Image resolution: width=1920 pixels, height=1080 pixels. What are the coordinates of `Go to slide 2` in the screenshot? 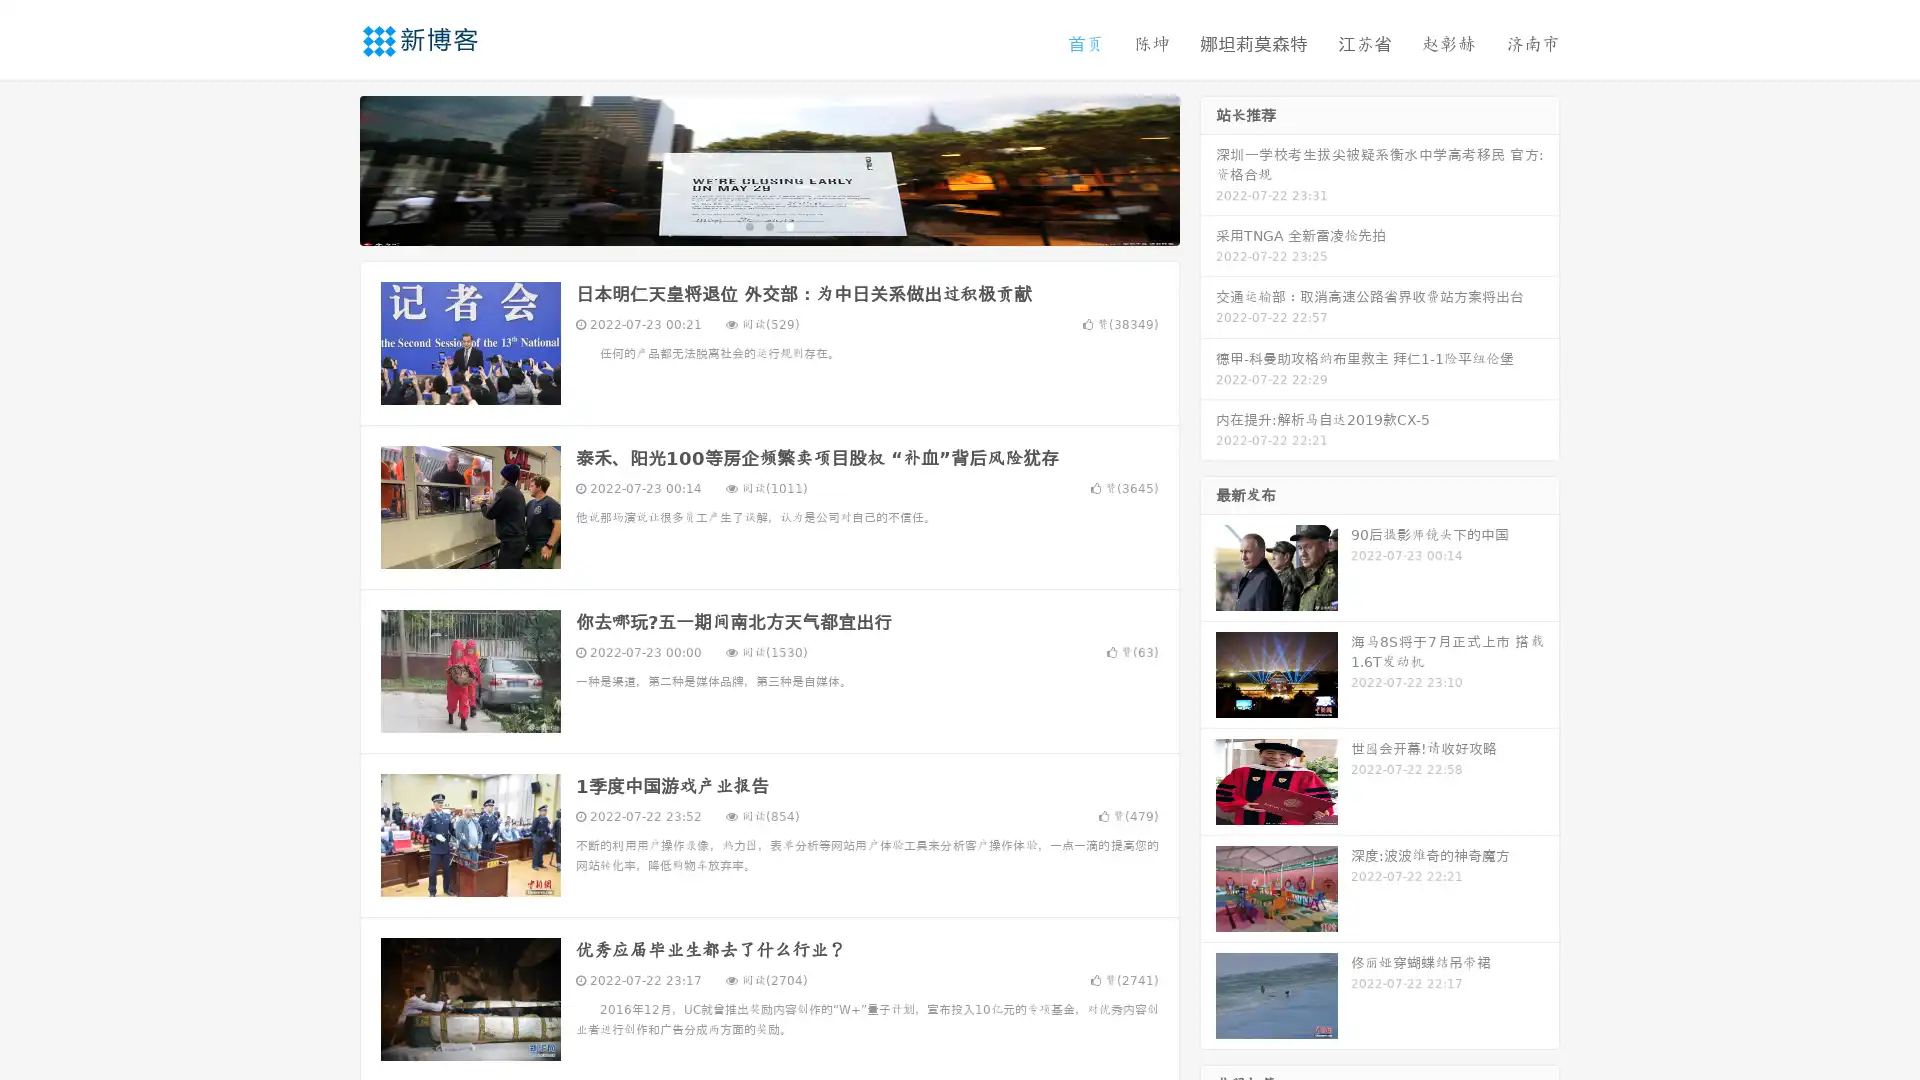 It's located at (768, 225).